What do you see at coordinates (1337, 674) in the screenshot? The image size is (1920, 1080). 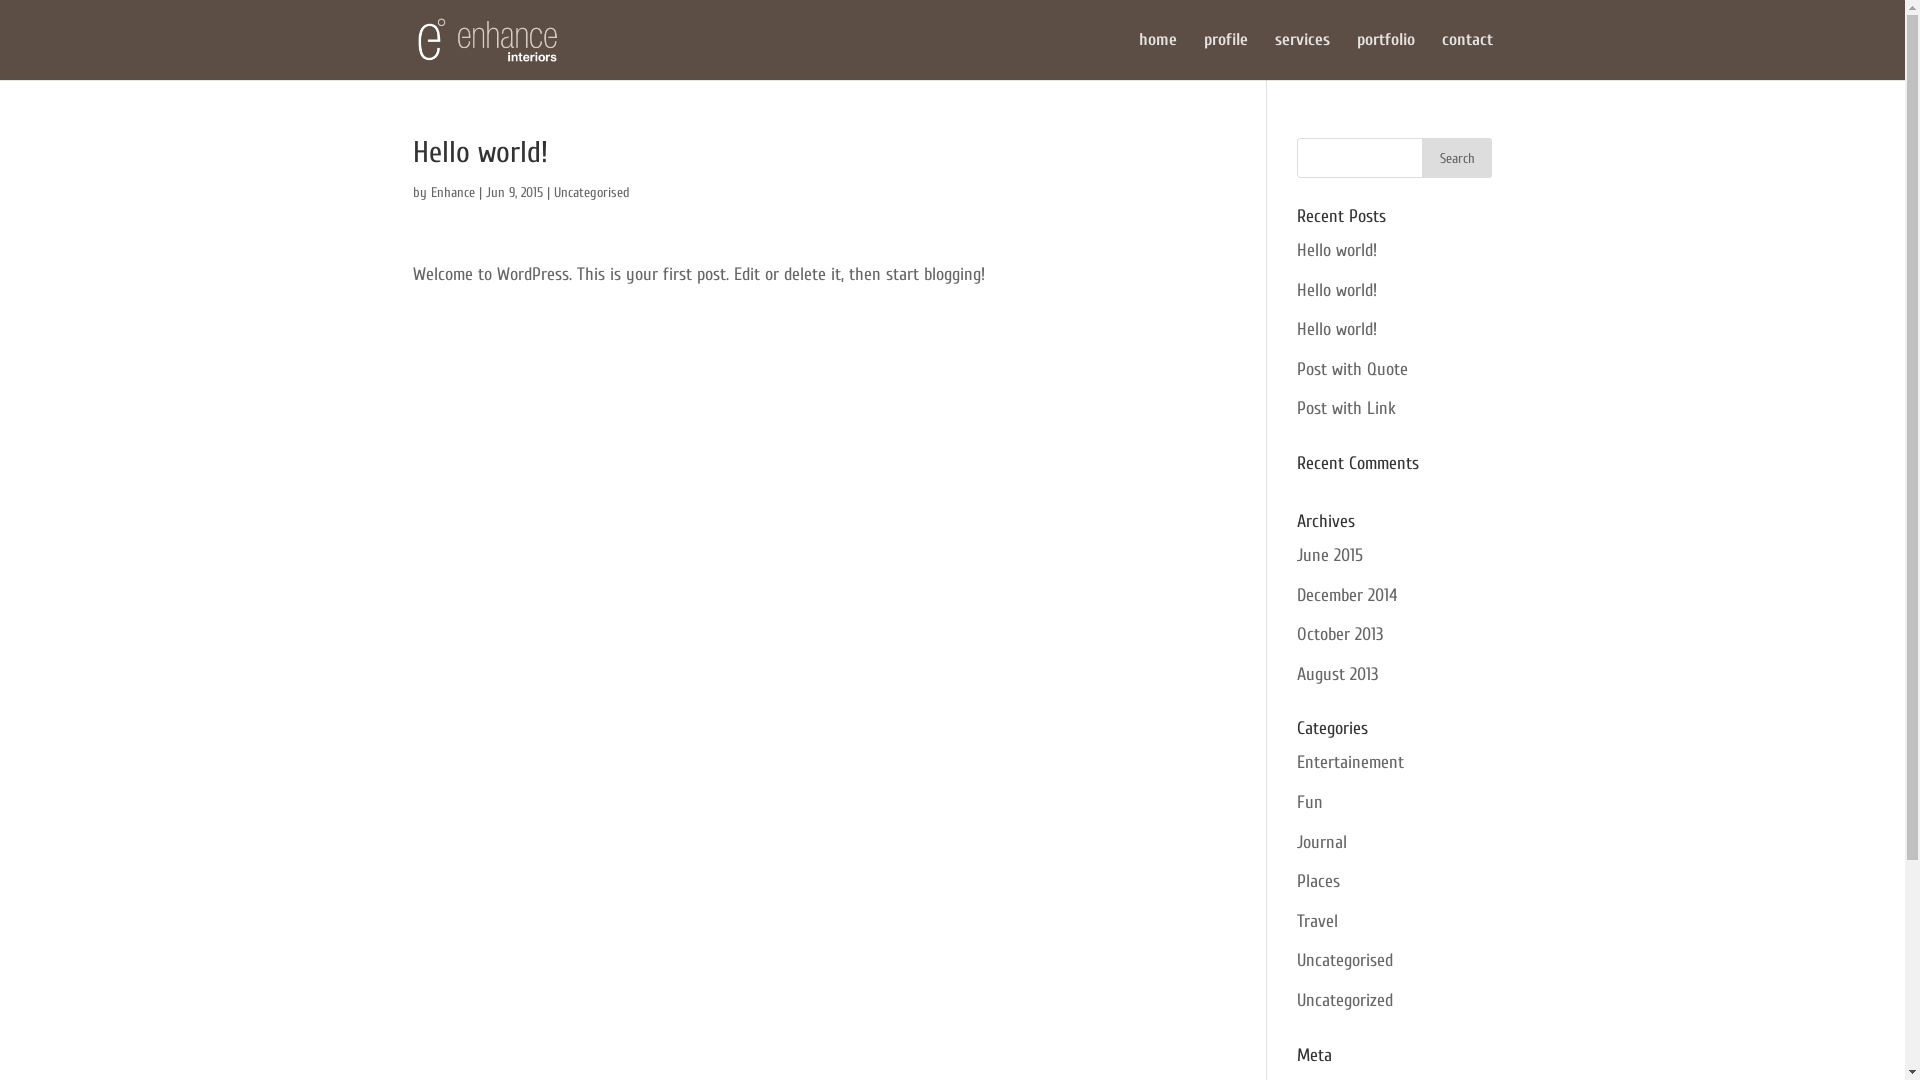 I see `'August 2013'` at bounding box center [1337, 674].